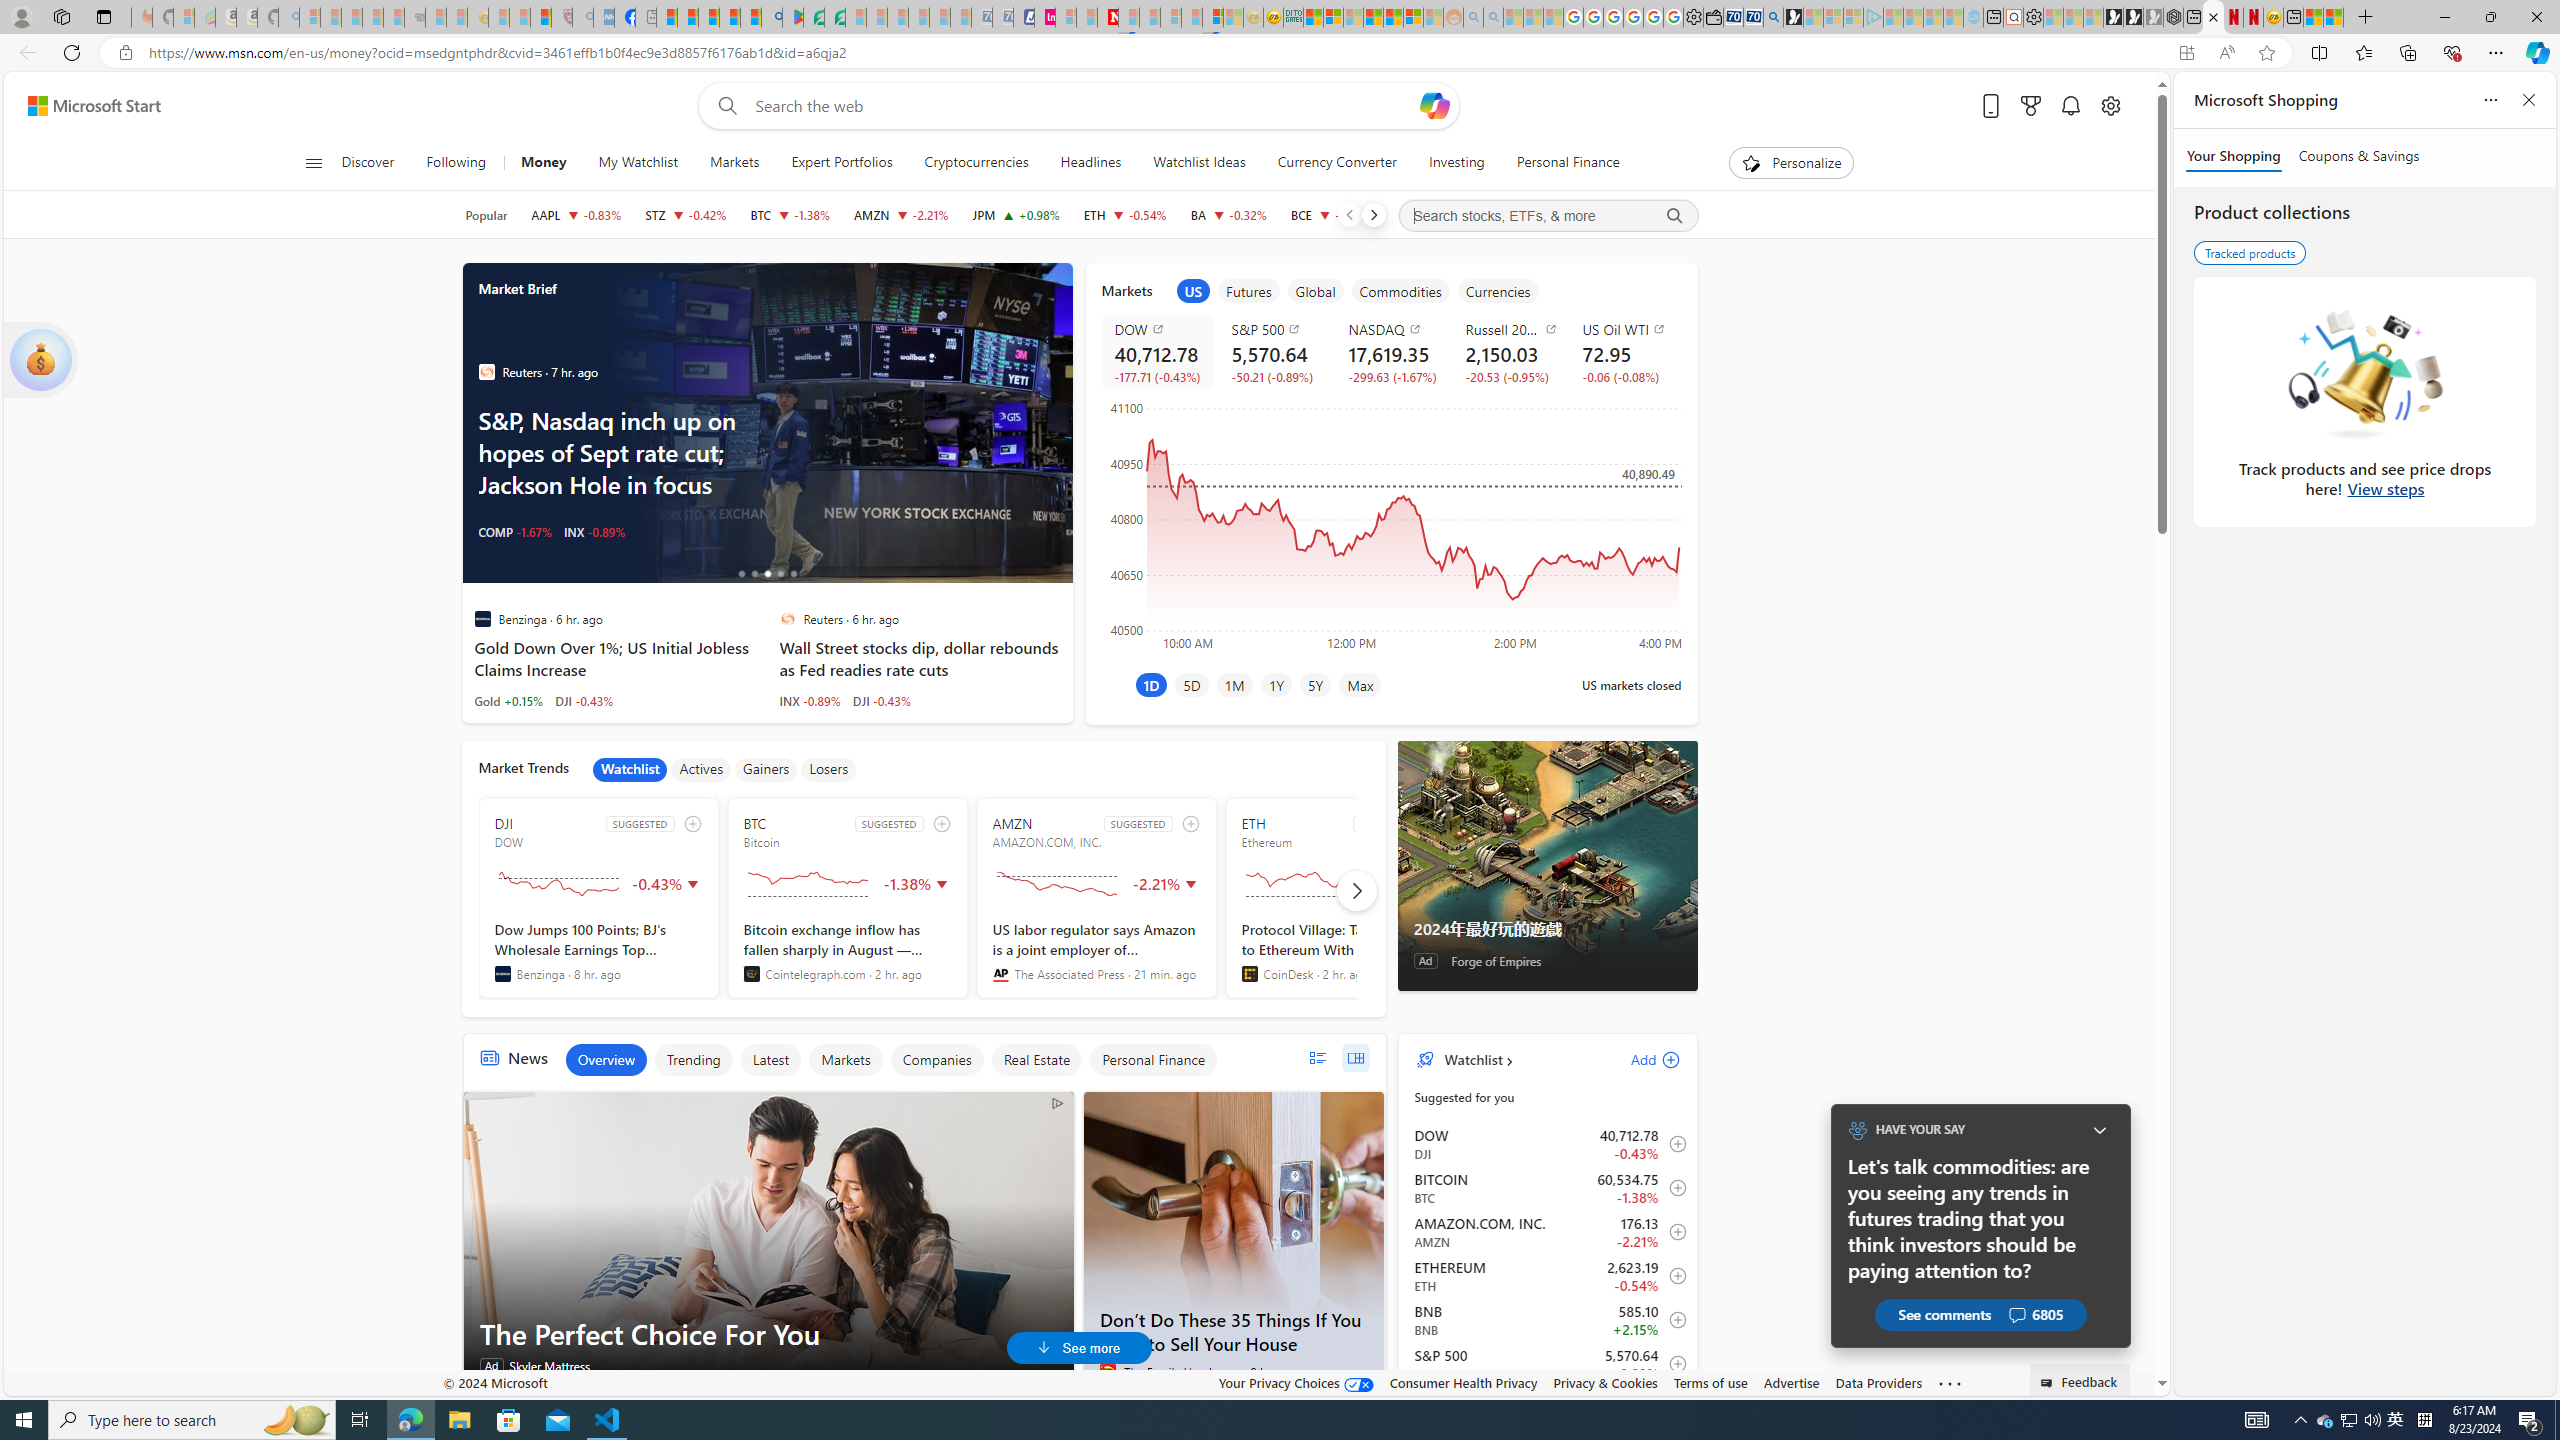 The height and width of the screenshot is (1440, 2560). I want to click on 'My Watchlist', so click(637, 162).